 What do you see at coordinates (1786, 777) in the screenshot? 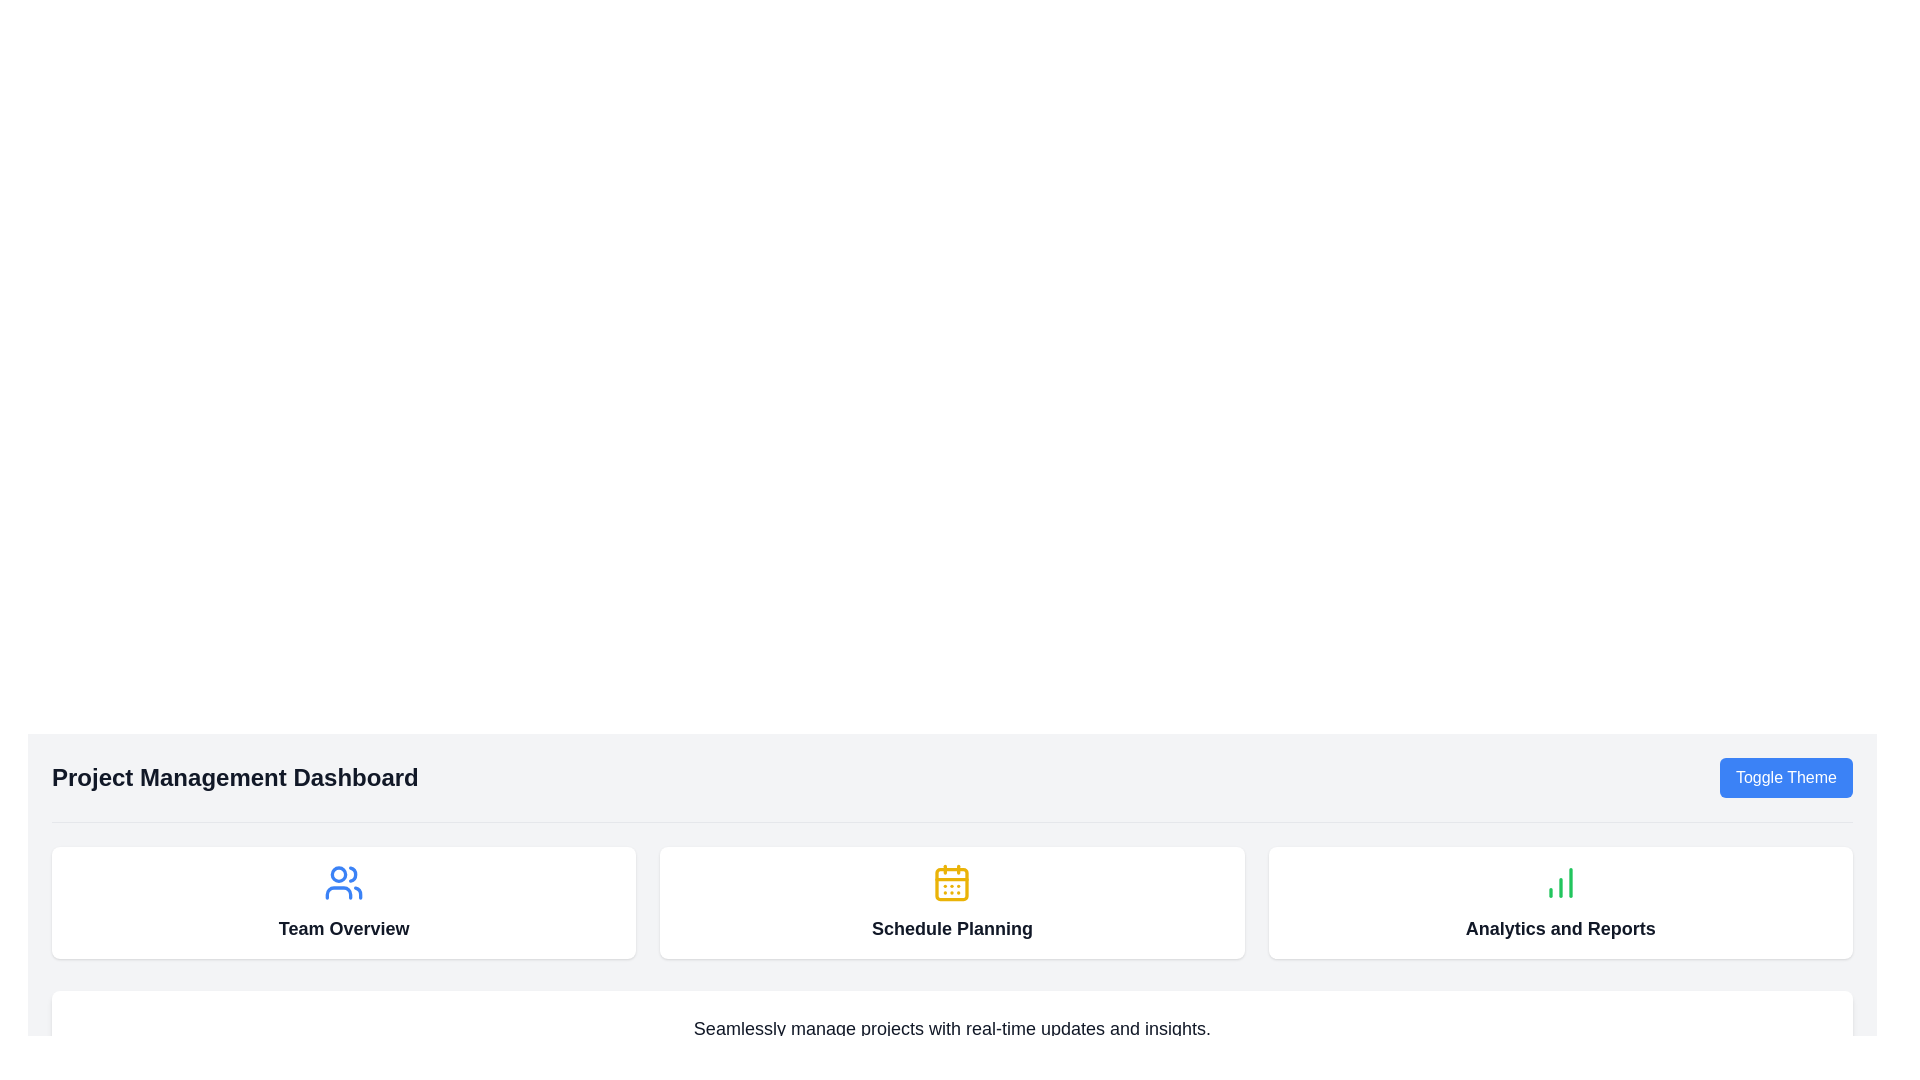
I see `the 'Toggle Theme' button located on the right side of the header section to change the theme of the interface` at bounding box center [1786, 777].